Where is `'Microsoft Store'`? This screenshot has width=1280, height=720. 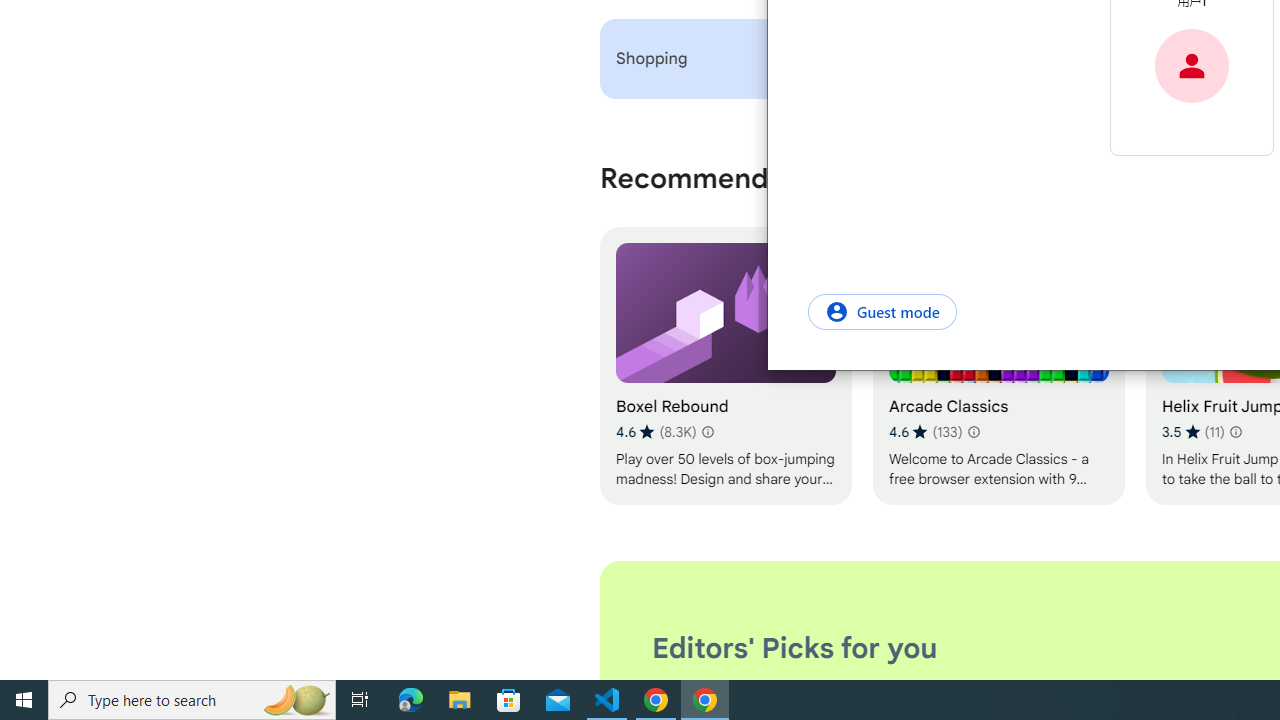
'Microsoft Store' is located at coordinates (509, 698).